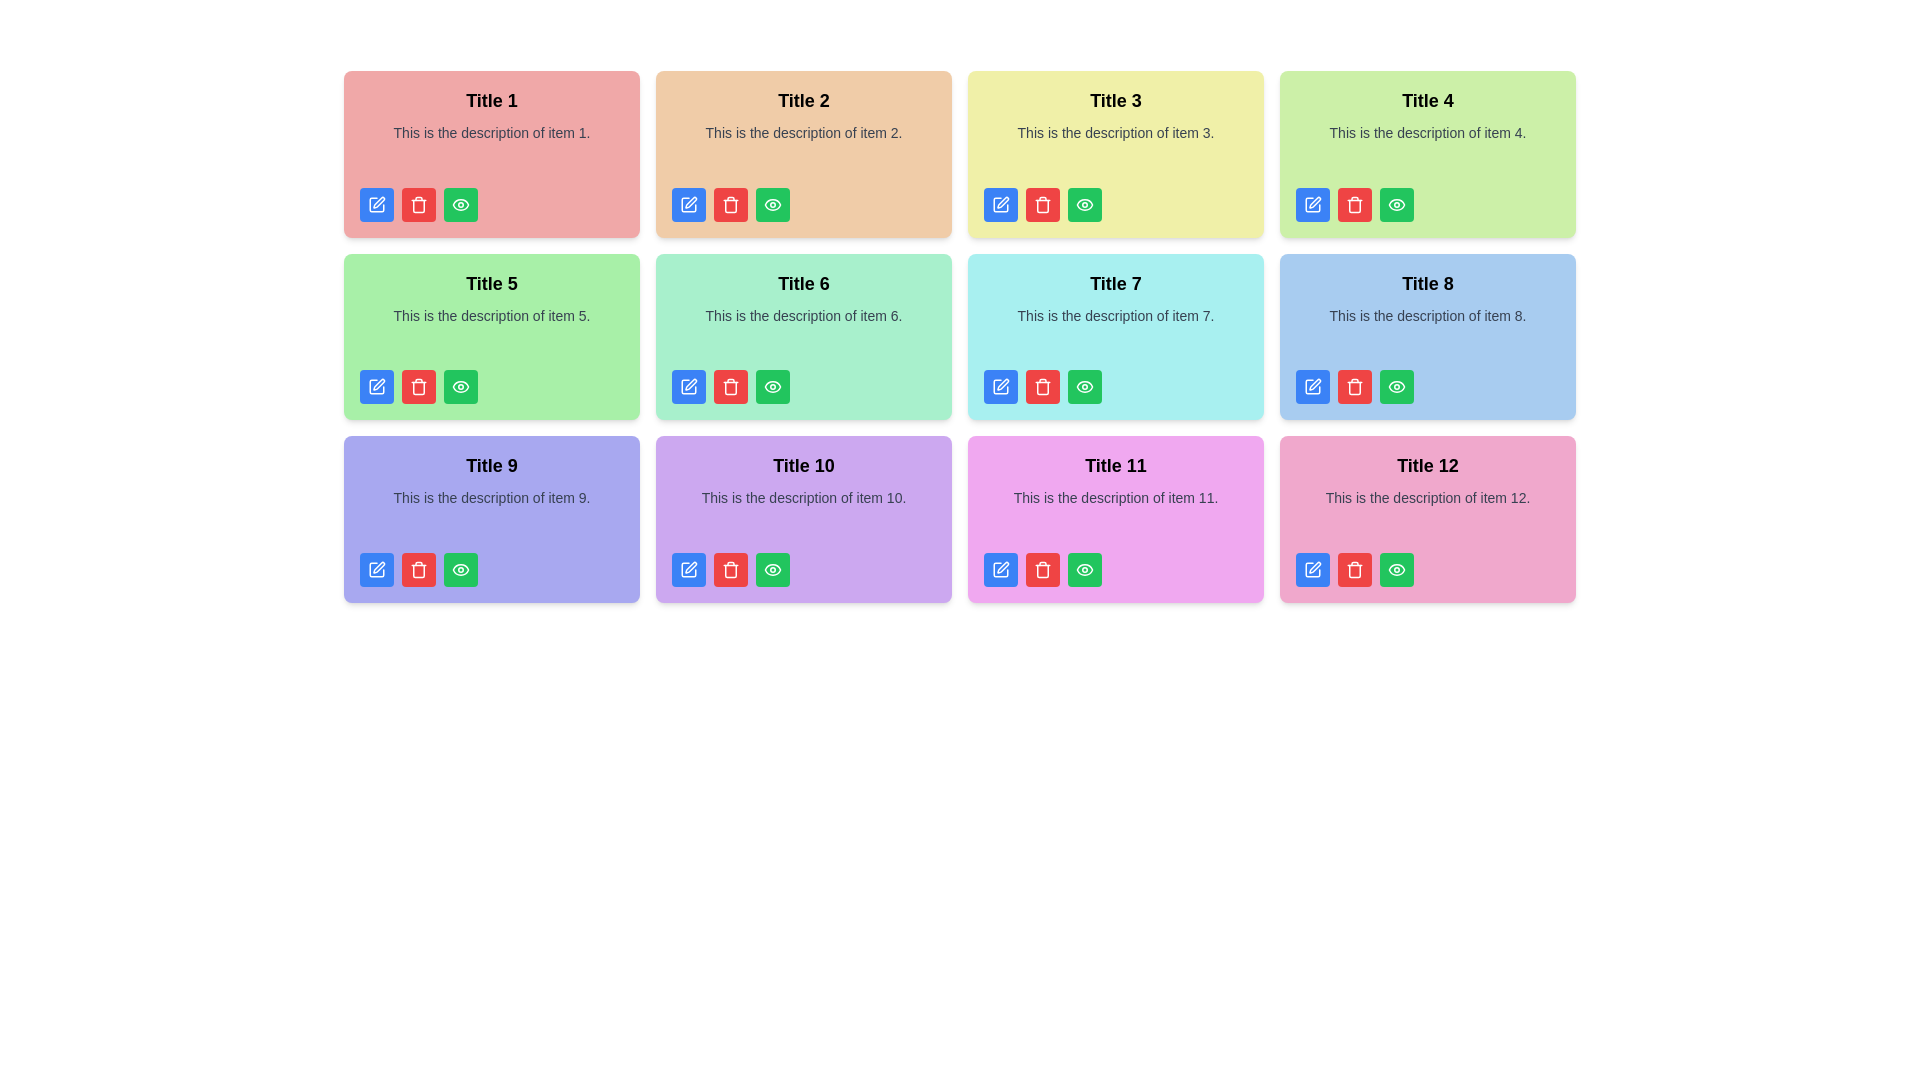  Describe the element at coordinates (1041, 204) in the screenshot. I see `the red button with a trash icon located in the middle of three buttons under 'Title 3'` at that location.